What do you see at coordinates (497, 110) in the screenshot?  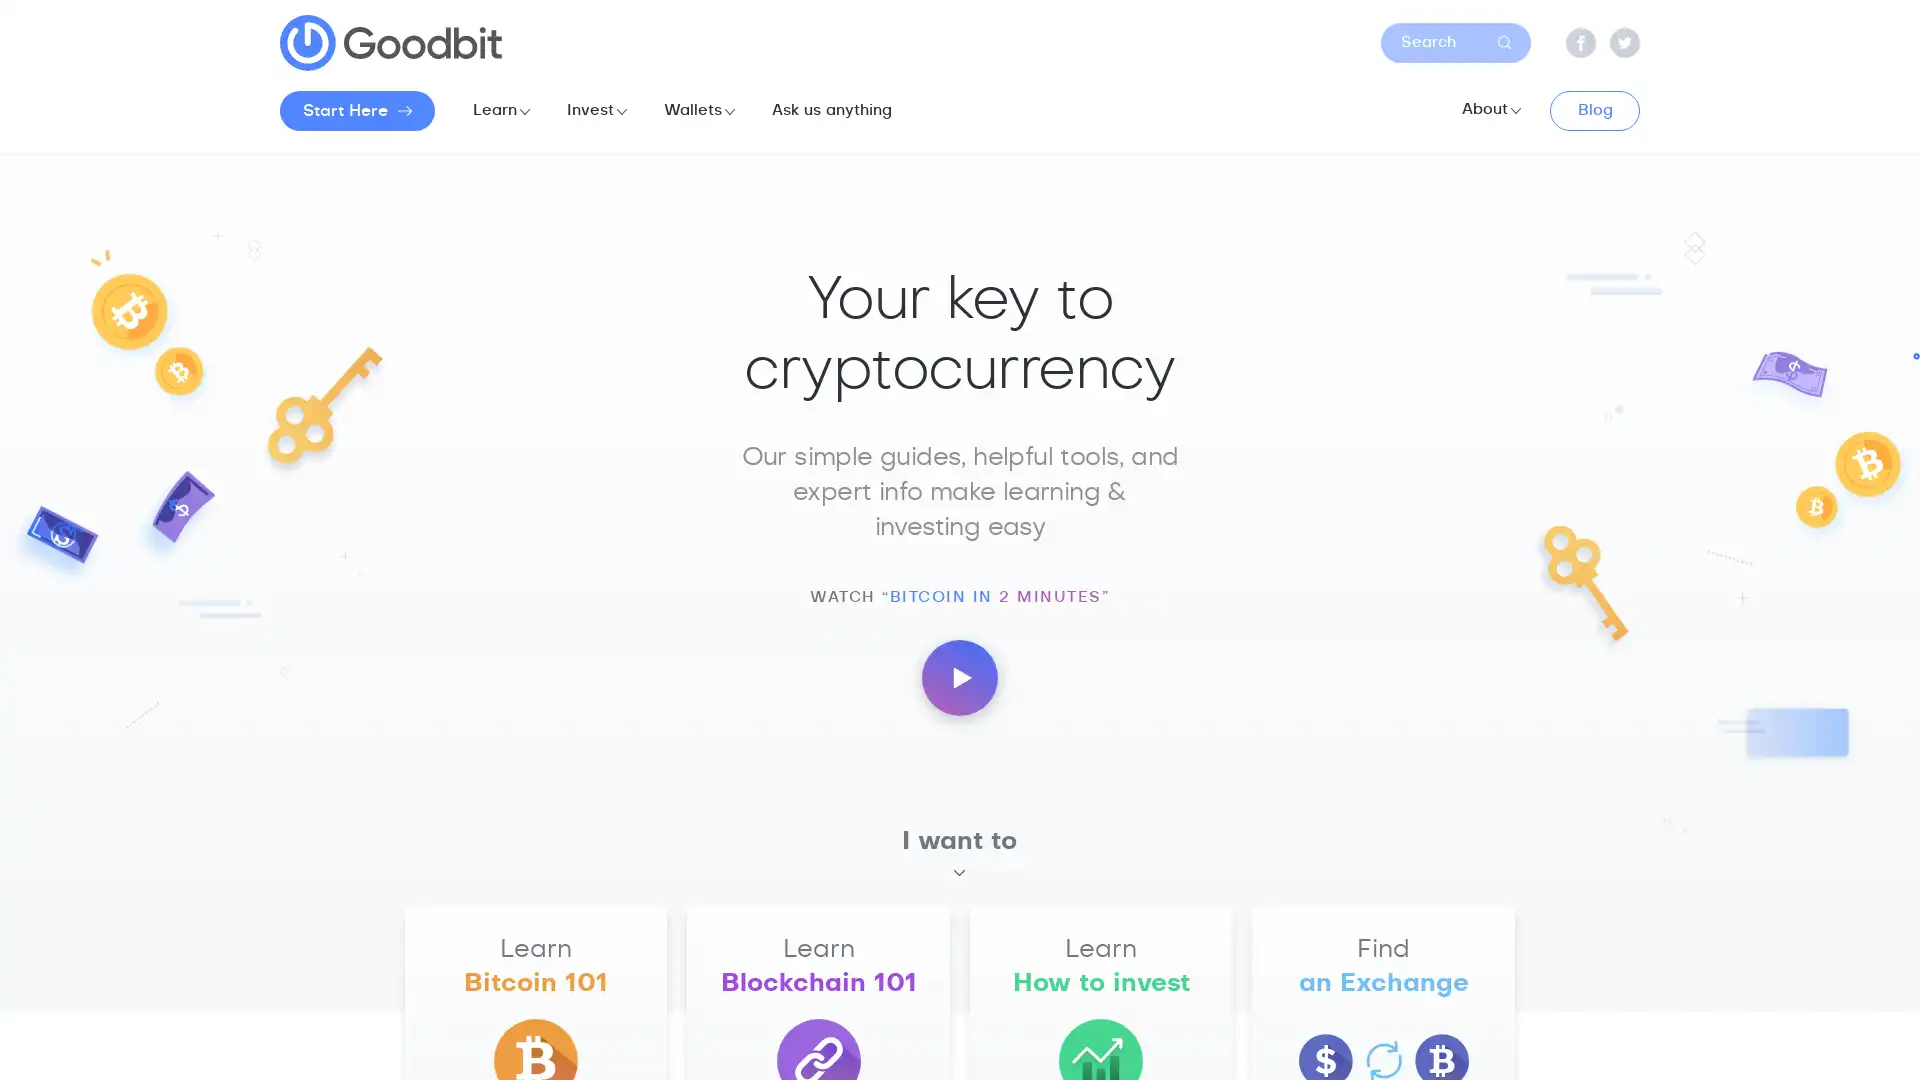 I see `Learn` at bounding box center [497, 110].